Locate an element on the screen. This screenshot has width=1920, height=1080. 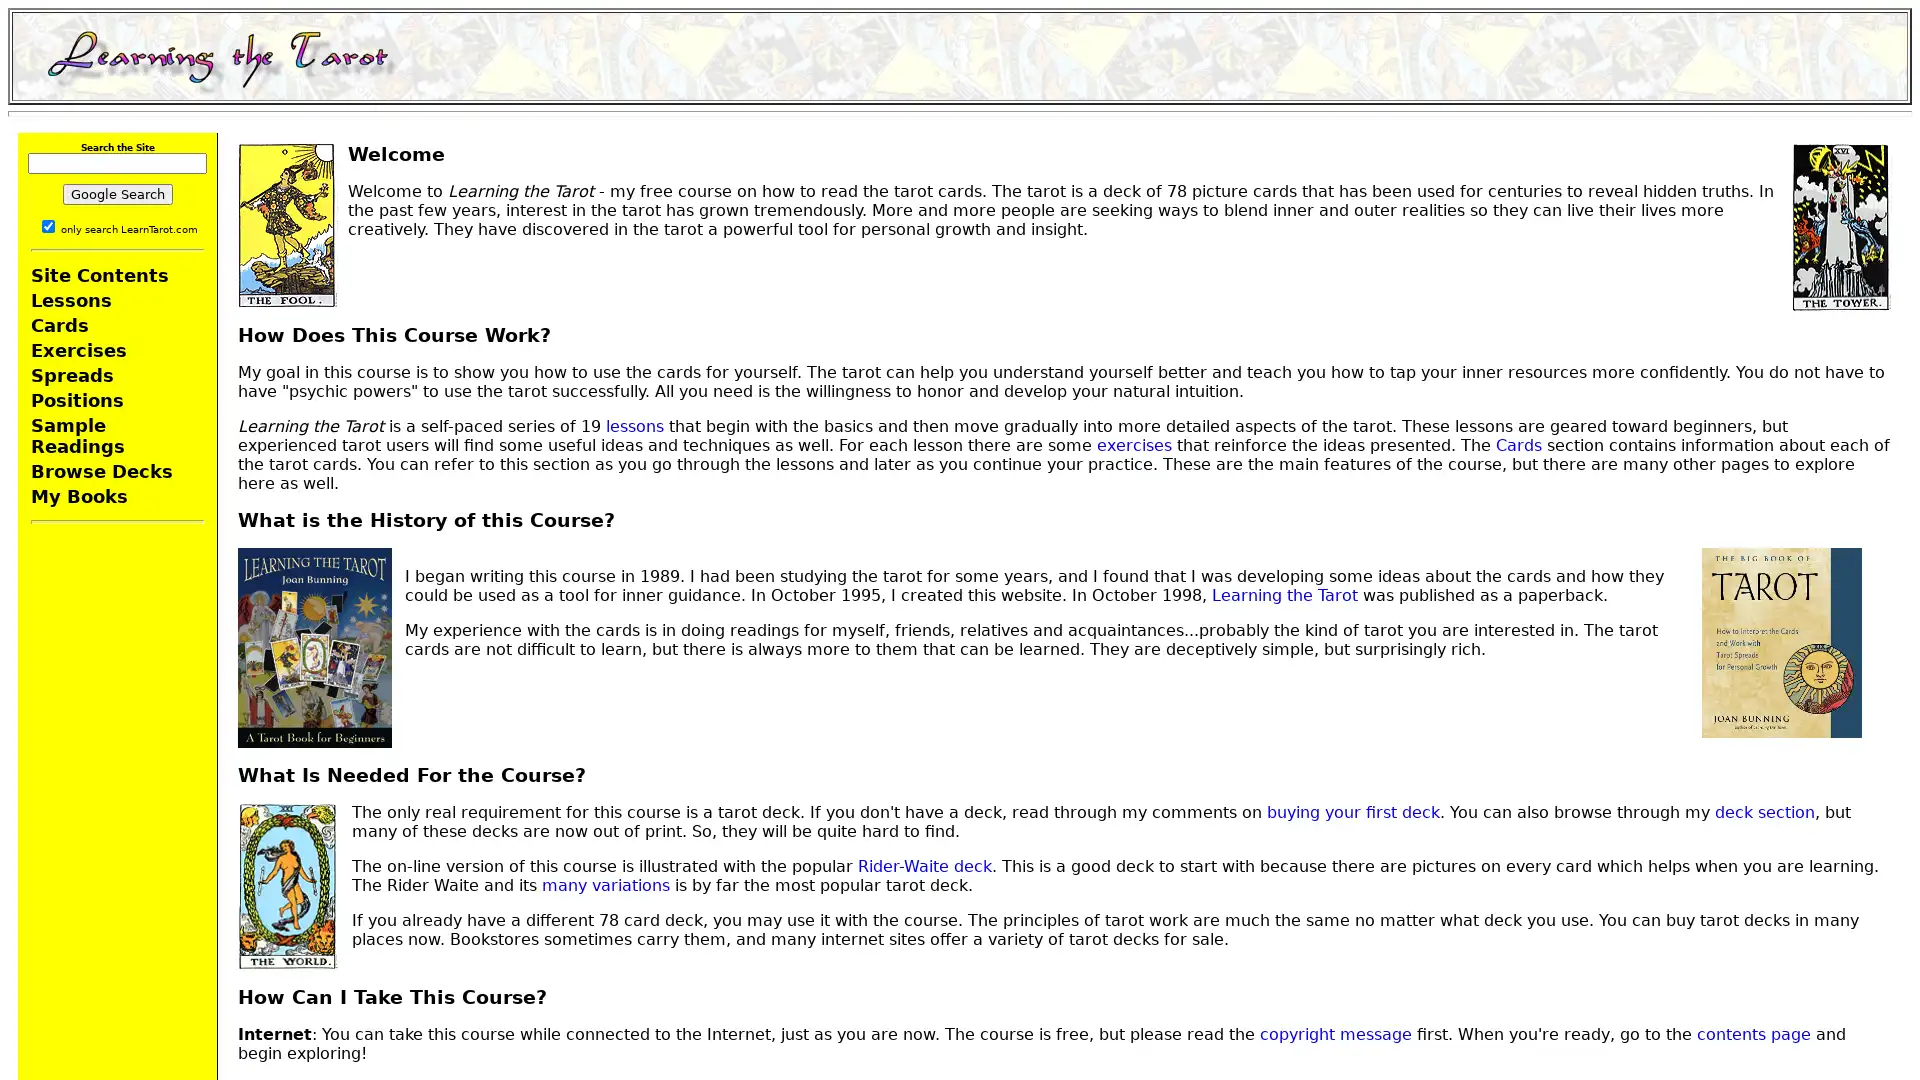
Google Search is located at coordinates (115, 194).